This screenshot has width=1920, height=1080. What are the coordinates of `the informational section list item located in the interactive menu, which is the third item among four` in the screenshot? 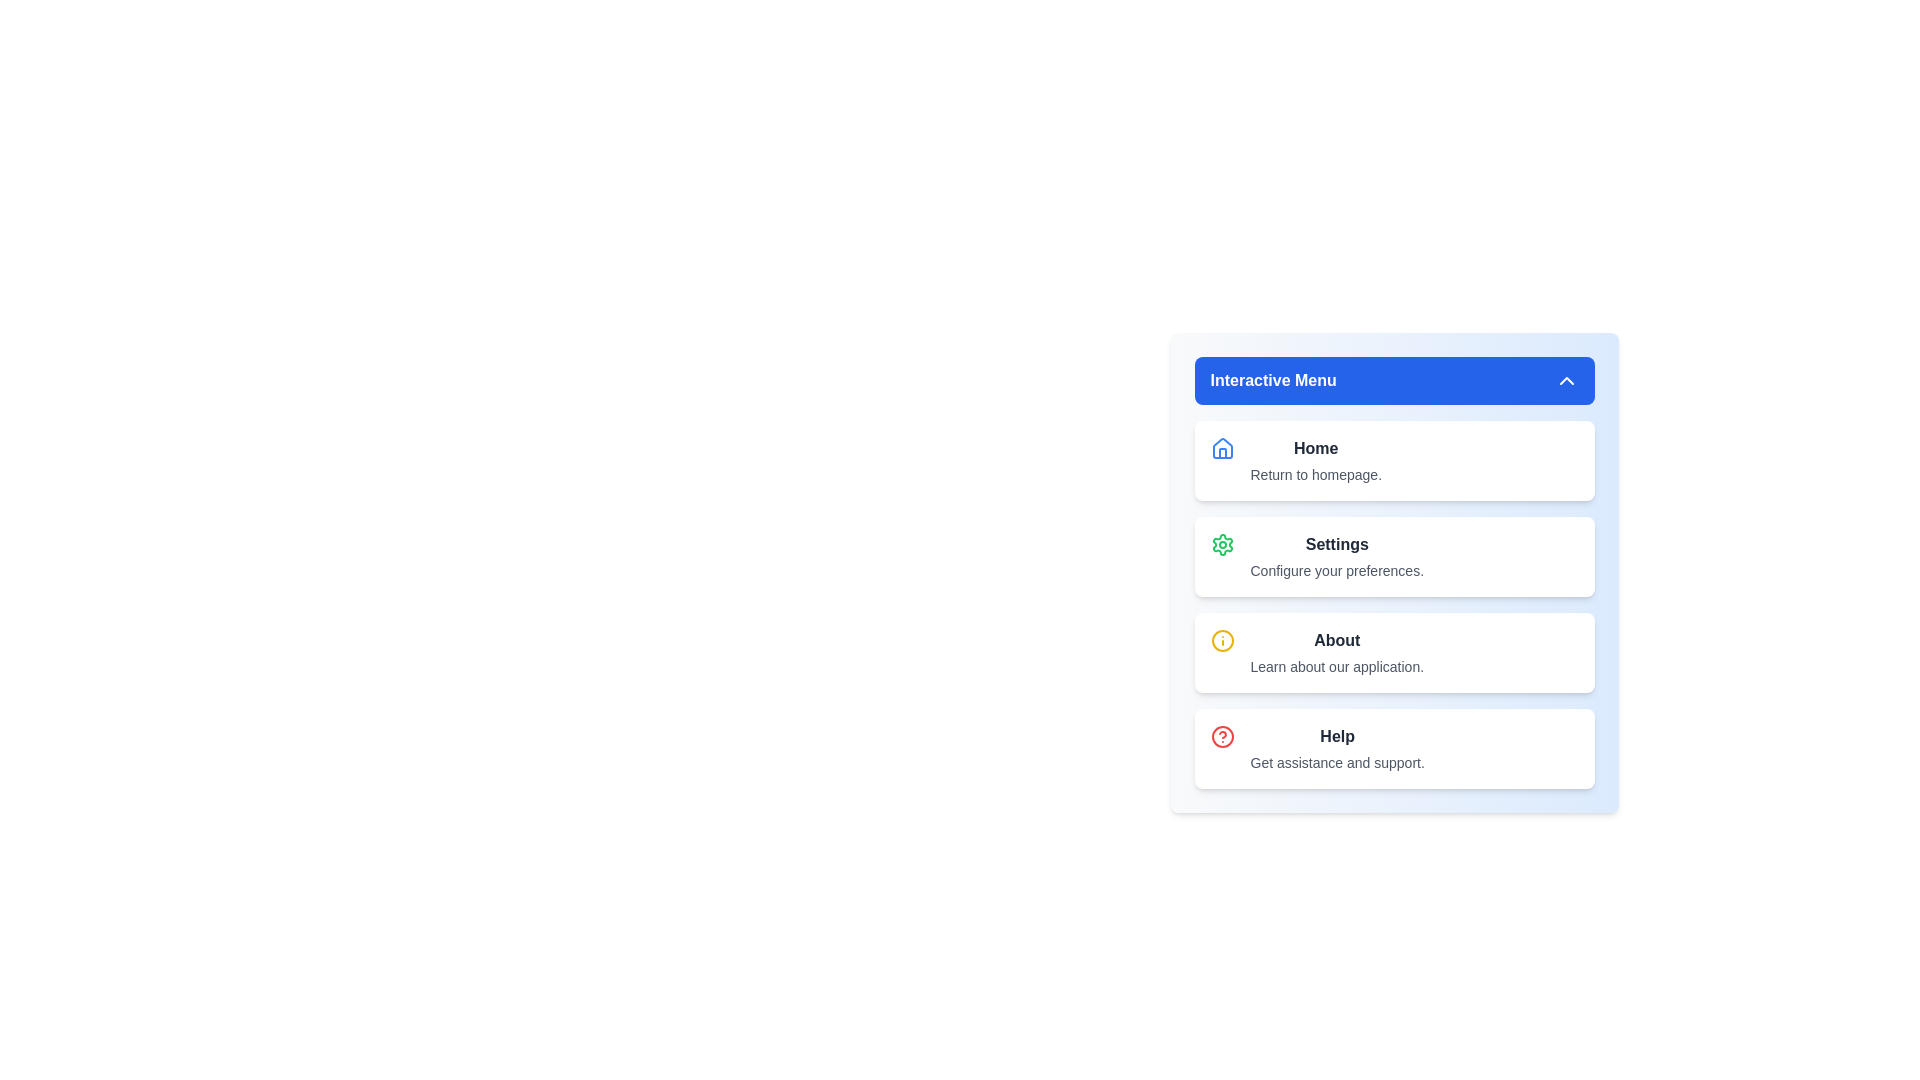 It's located at (1393, 652).